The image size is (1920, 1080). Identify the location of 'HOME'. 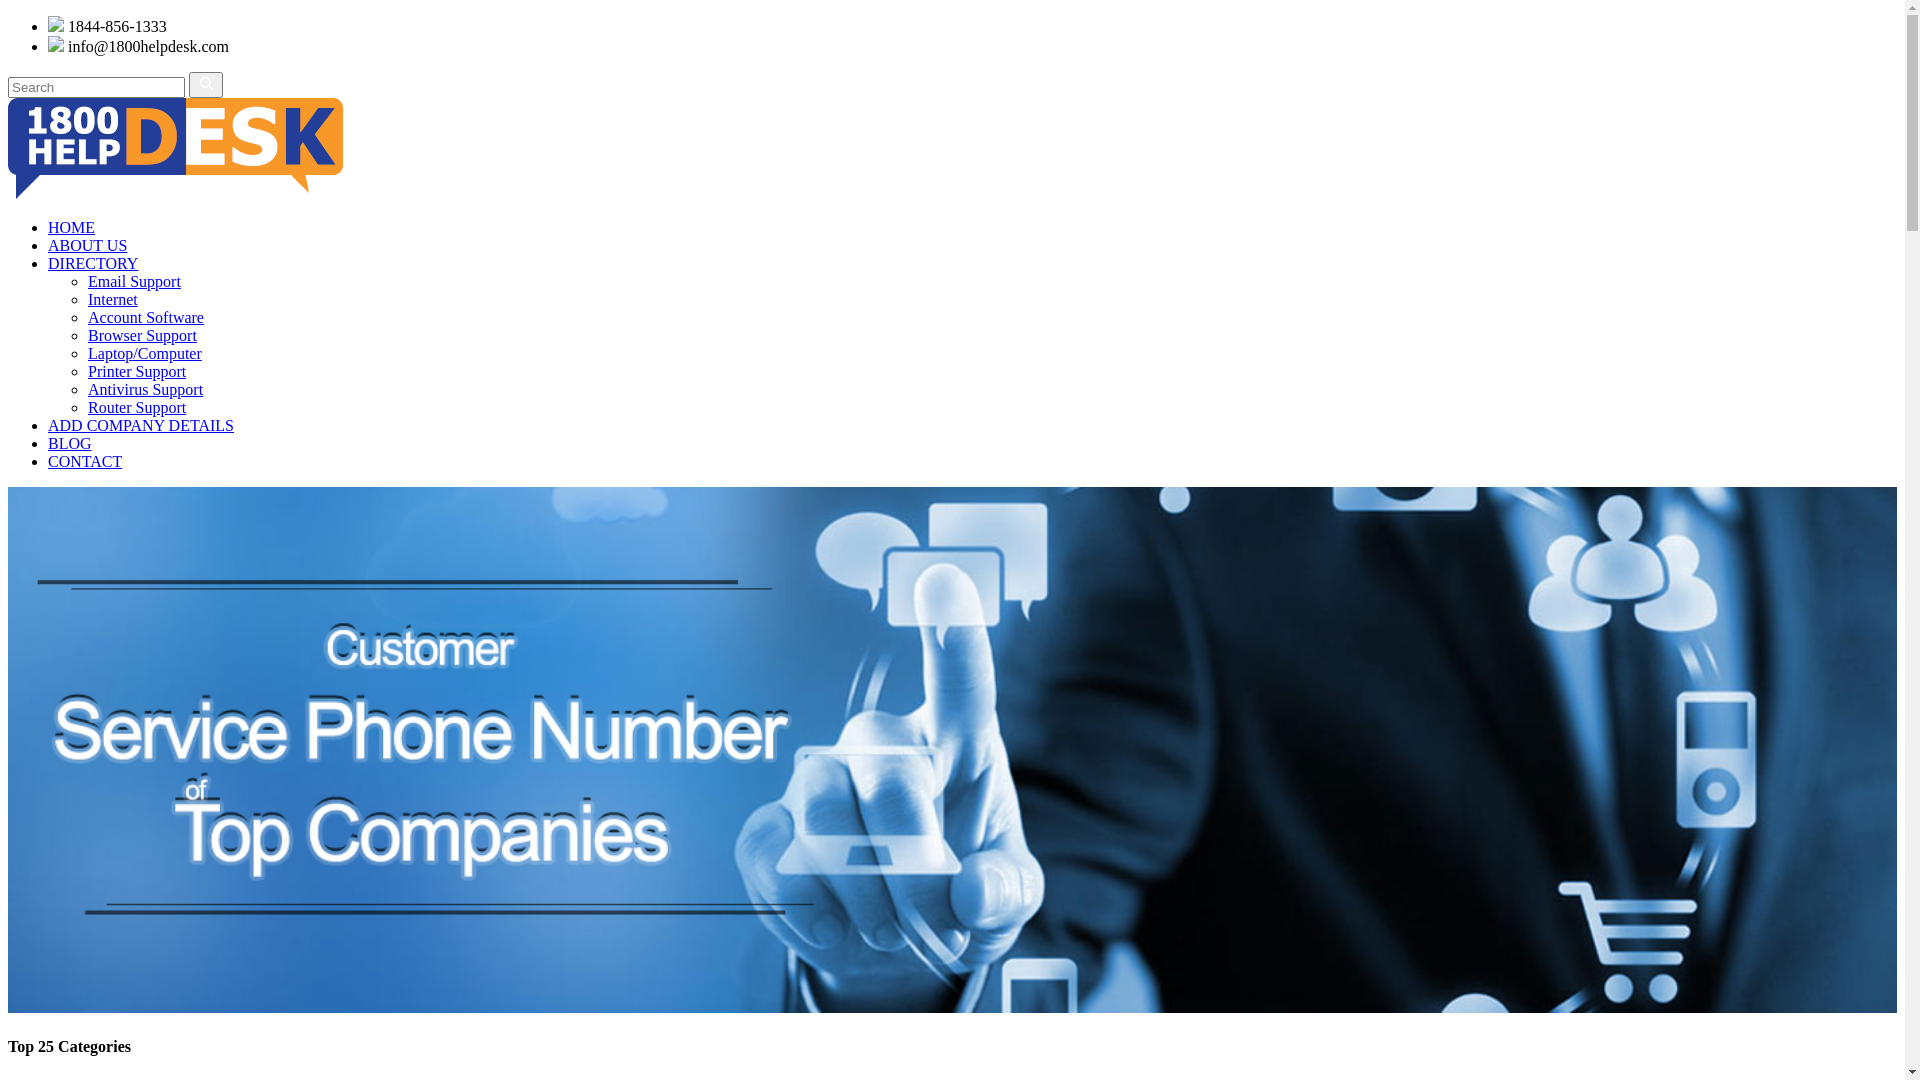
(71, 226).